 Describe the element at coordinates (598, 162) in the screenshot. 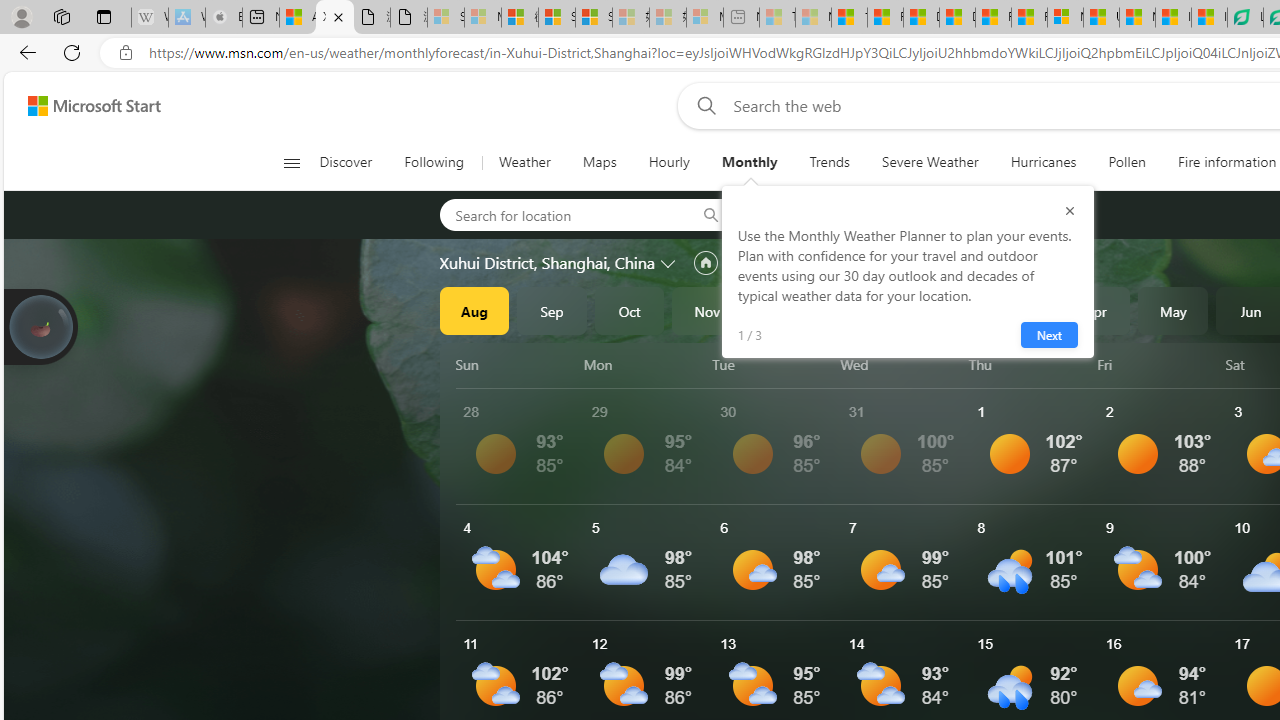

I see `'Maps'` at that location.